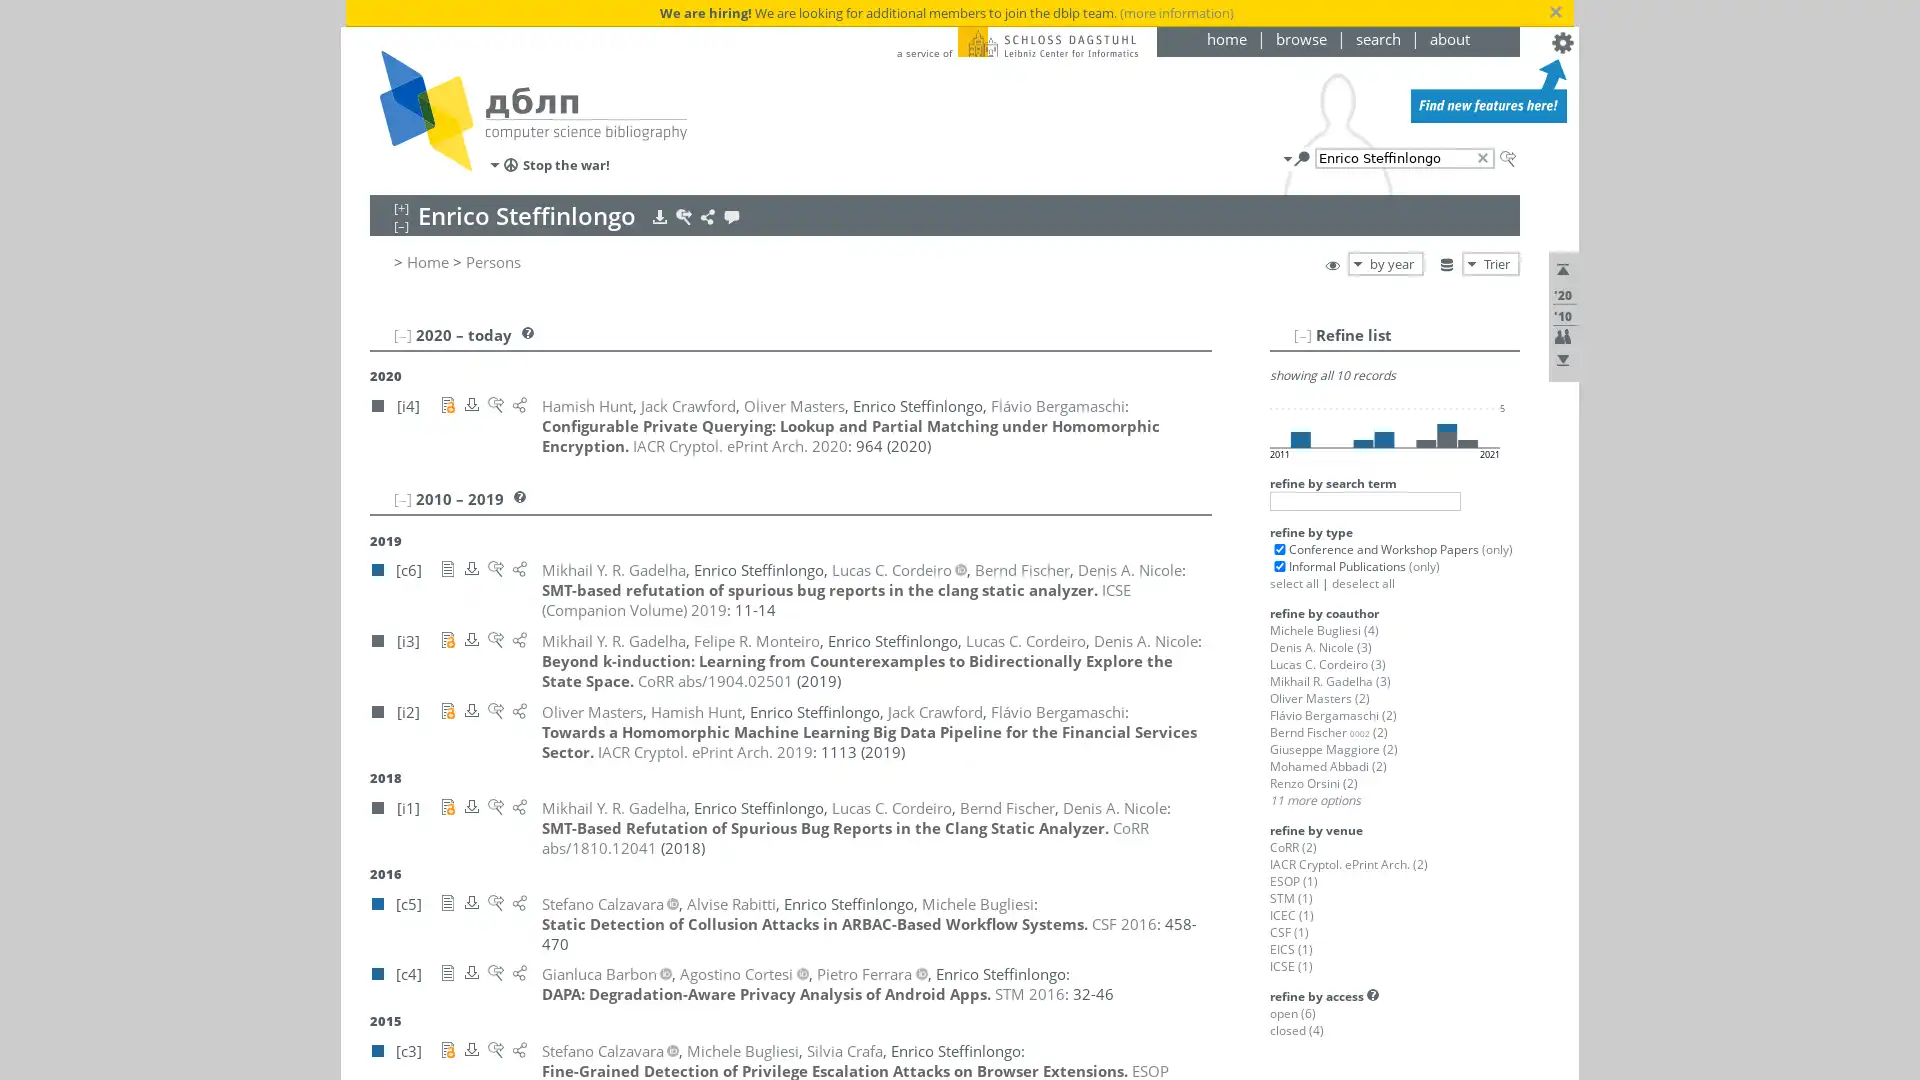 The width and height of the screenshot is (1920, 1080). What do you see at coordinates (1294, 583) in the screenshot?
I see `select all` at bounding box center [1294, 583].